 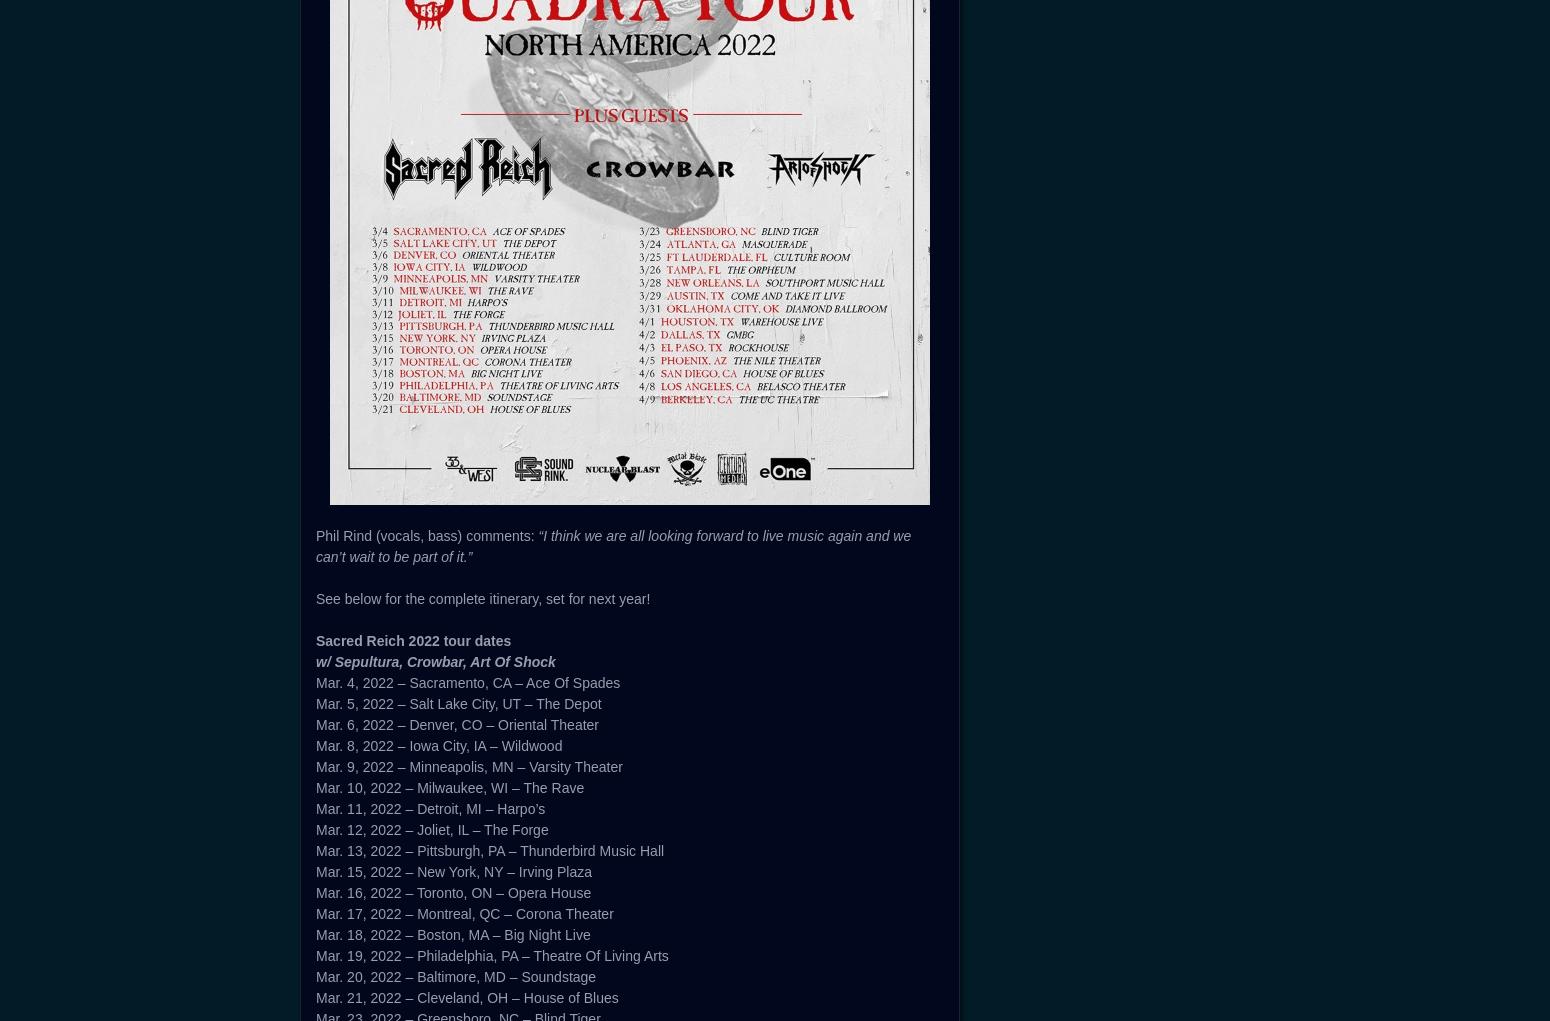 I want to click on 'See below for the complete itinerary, set for next year!', so click(x=481, y=599).